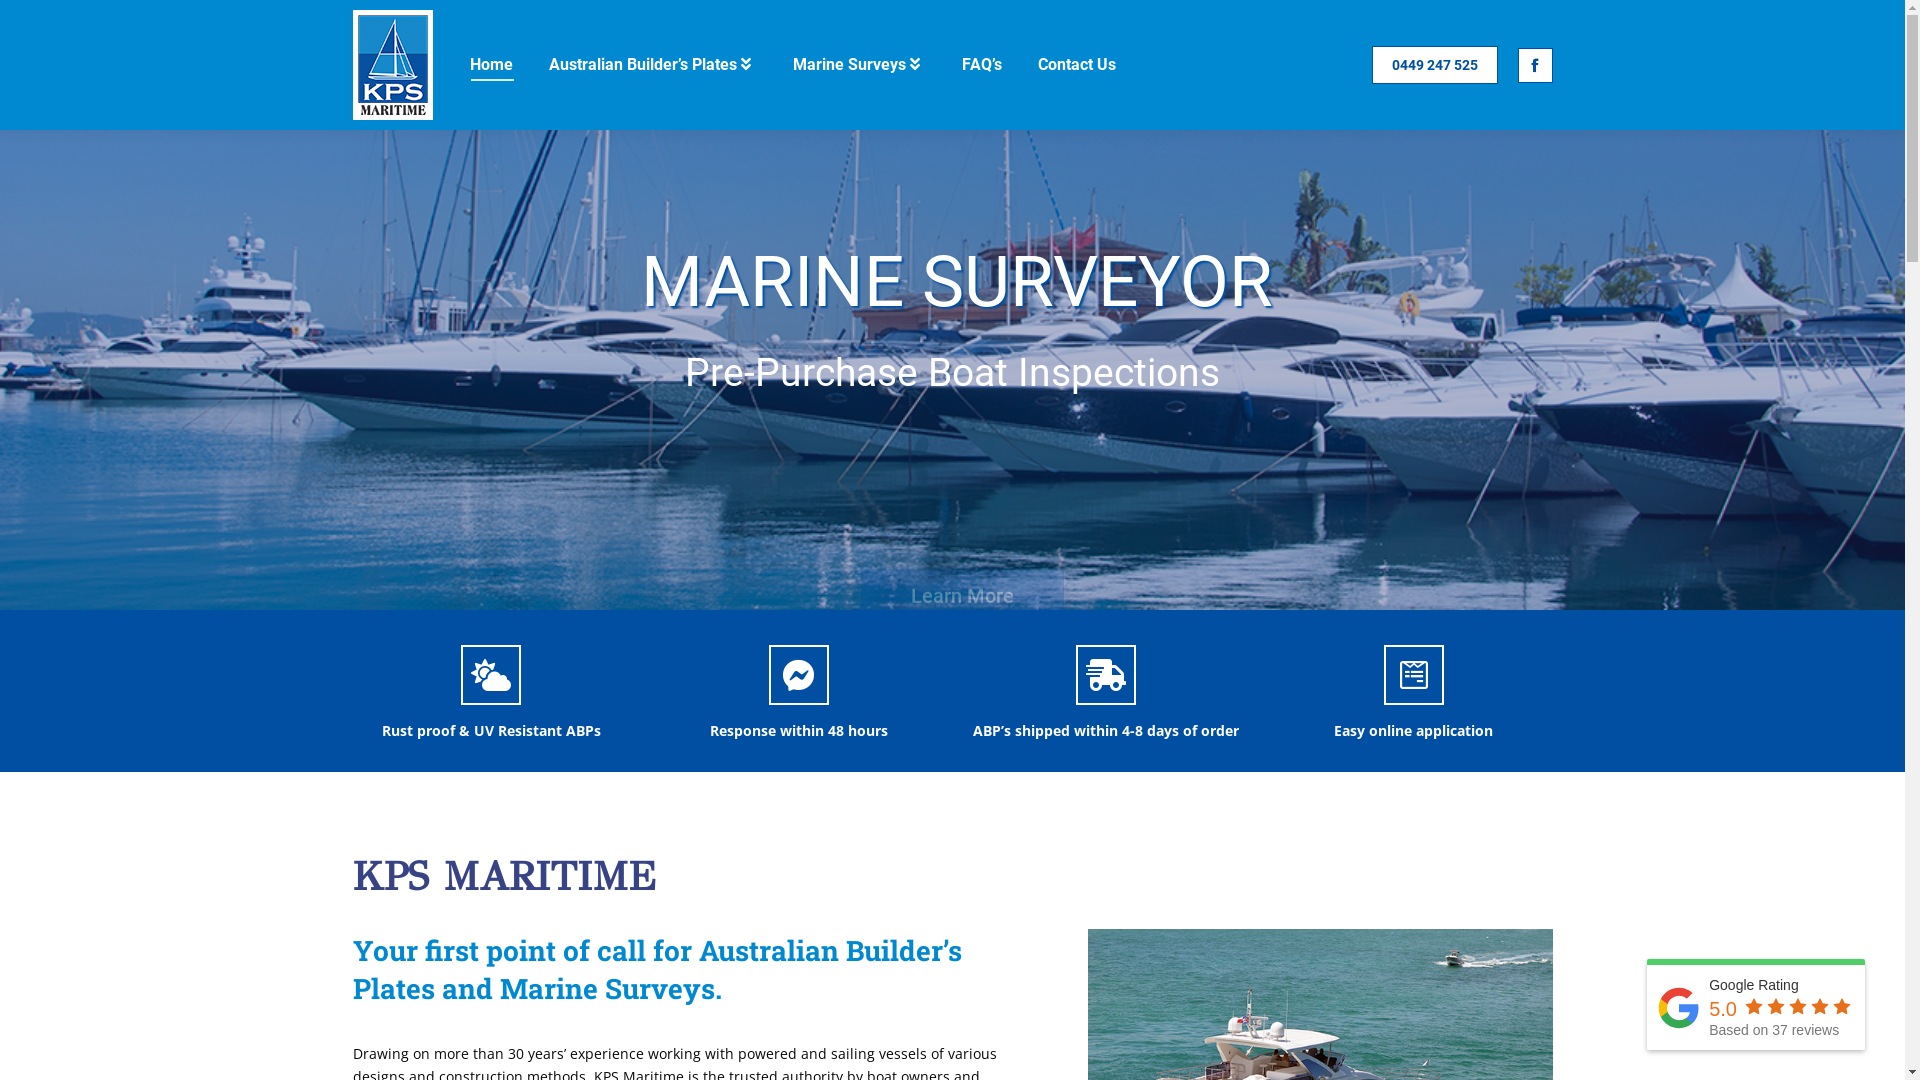  Describe the element at coordinates (491, 64) in the screenshot. I see `'Home'` at that location.